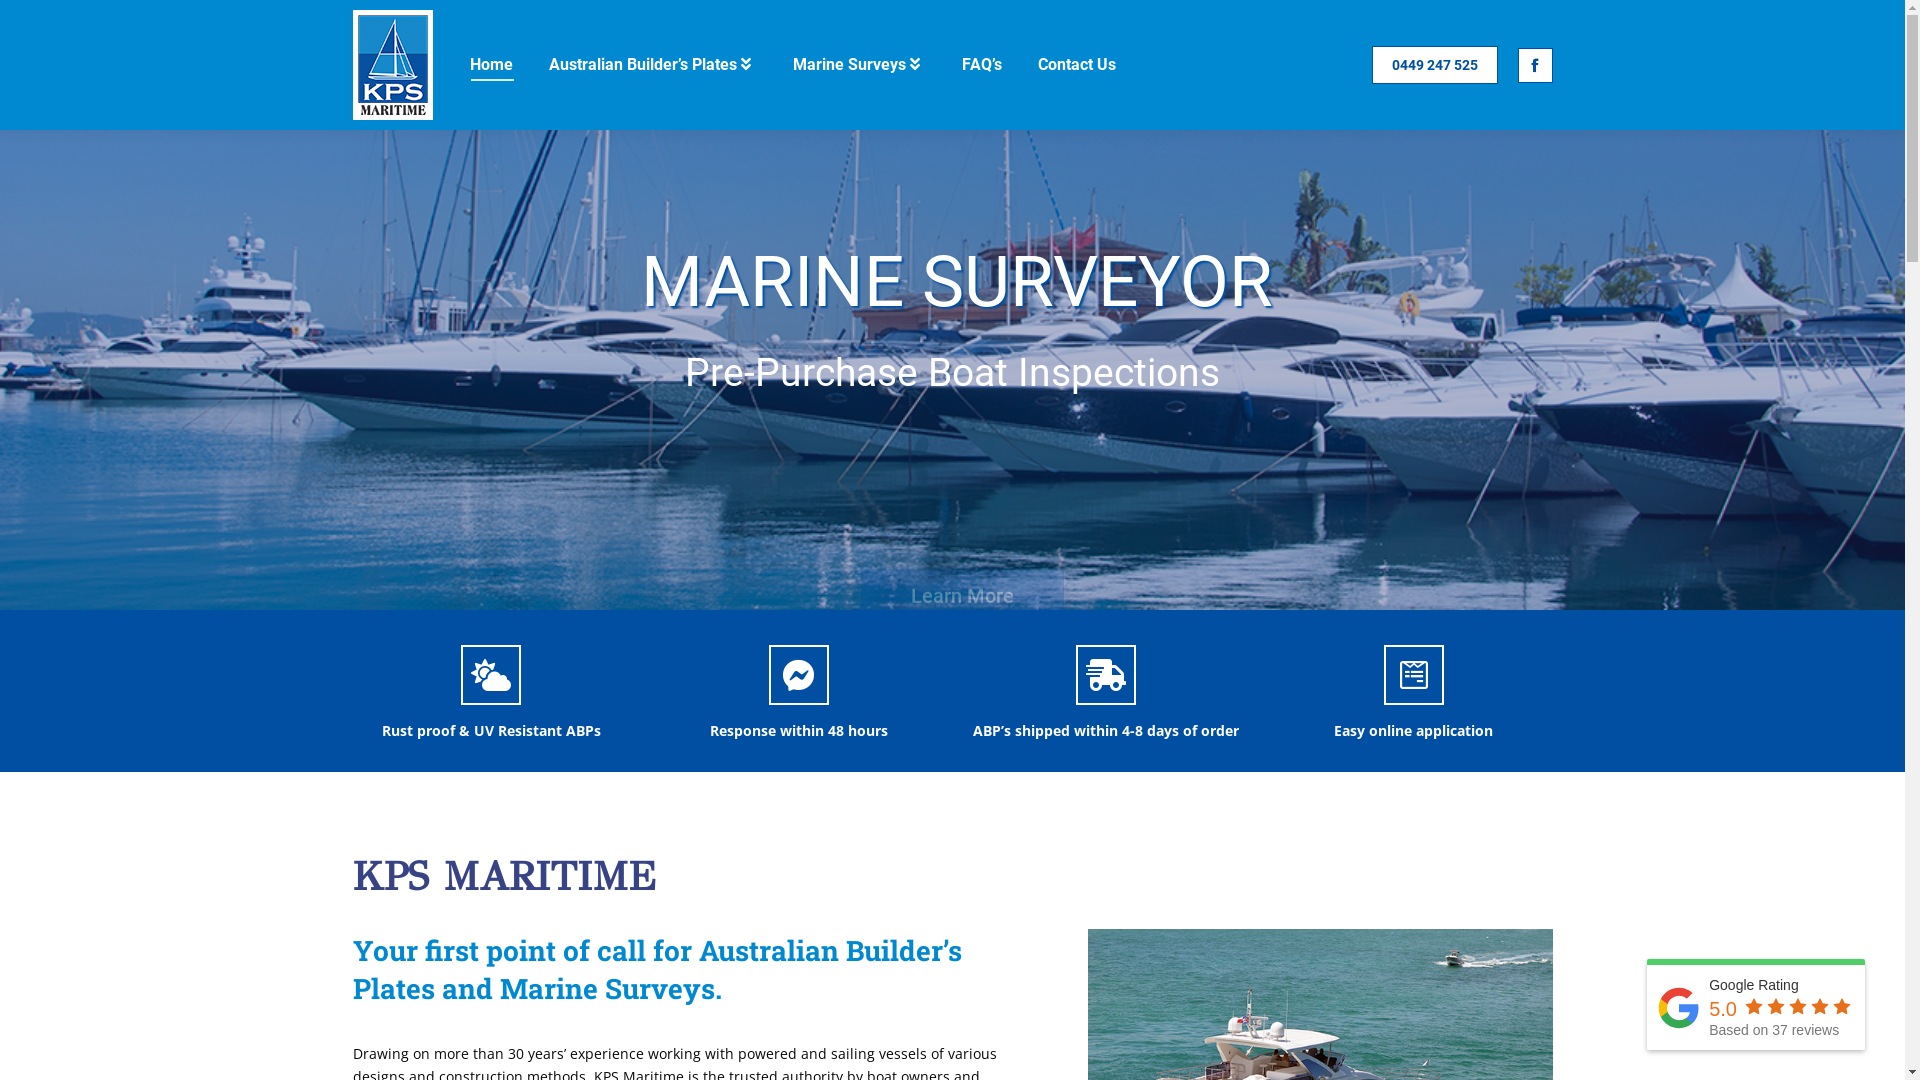  Describe the element at coordinates (491, 64) in the screenshot. I see `'Home'` at that location.